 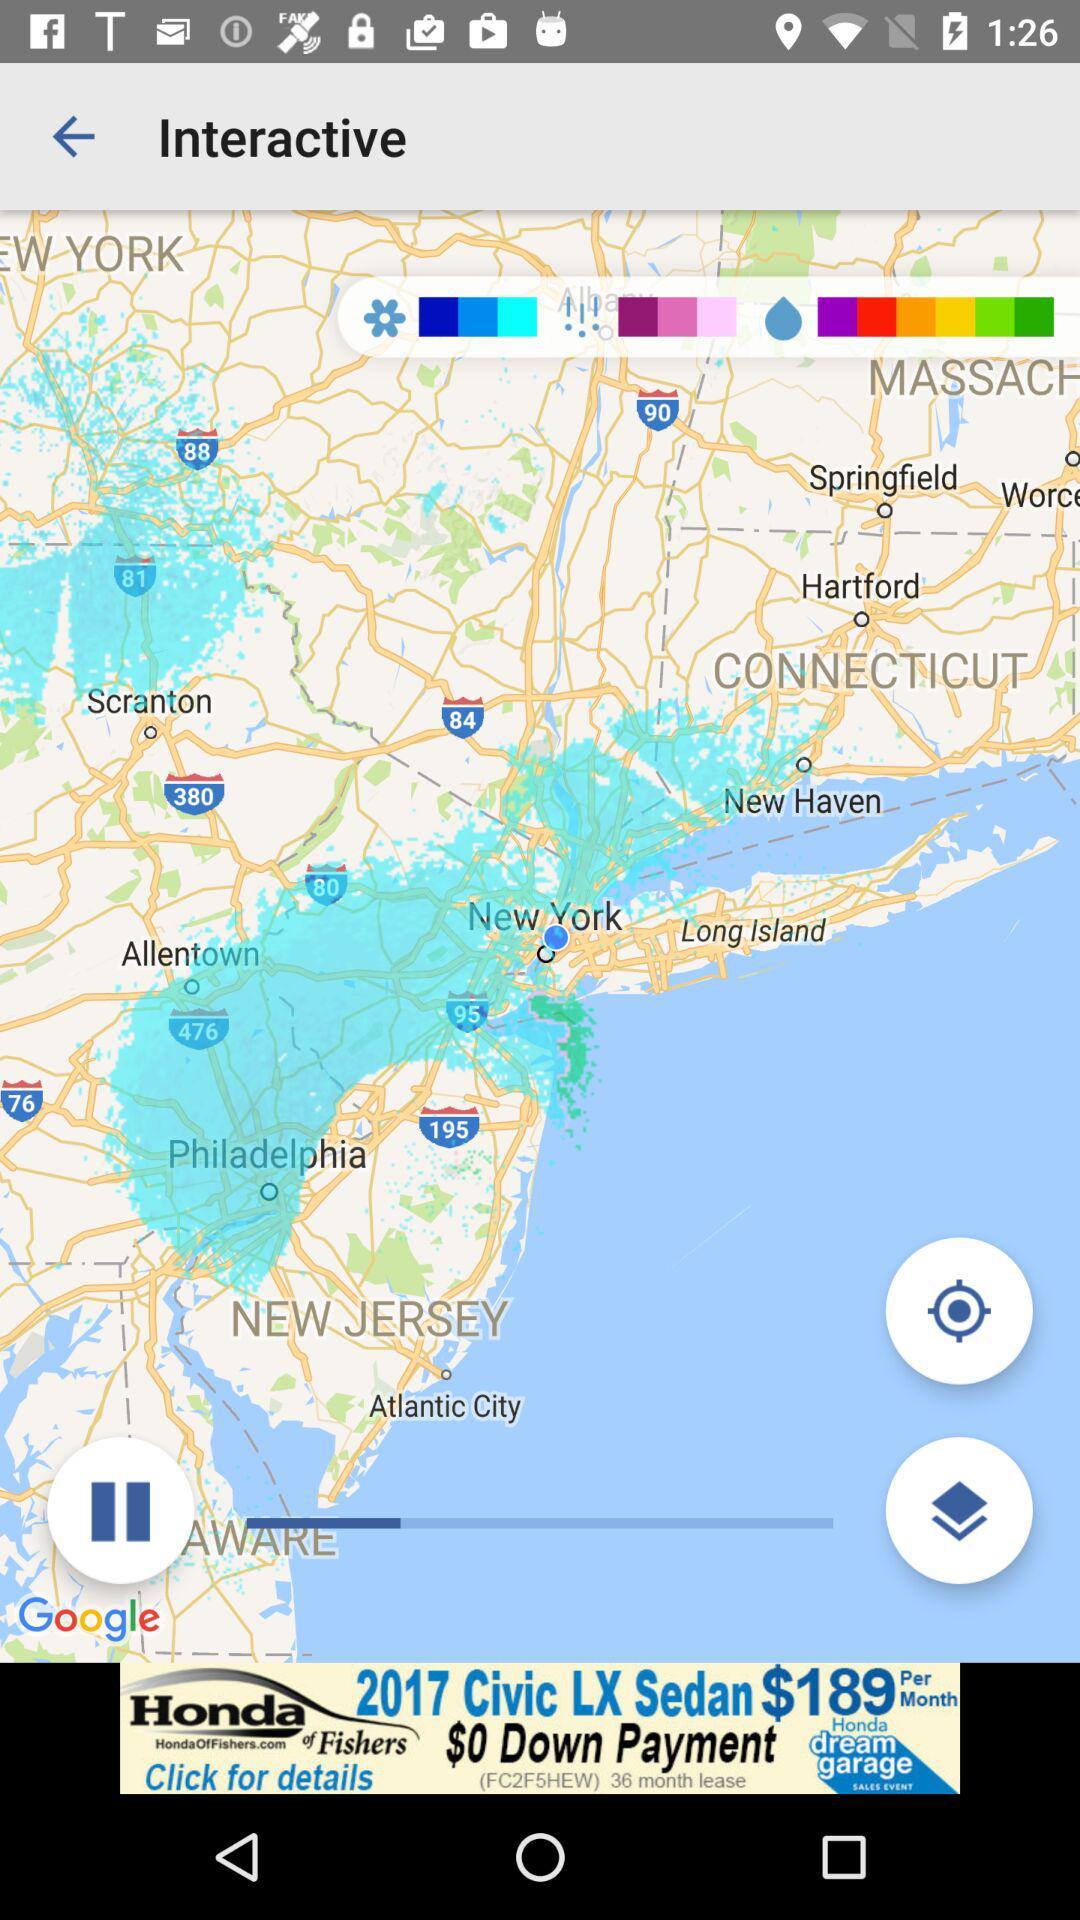 What do you see at coordinates (540, 1727) in the screenshot?
I see `advertisement` at bounding box center [540, 1727].